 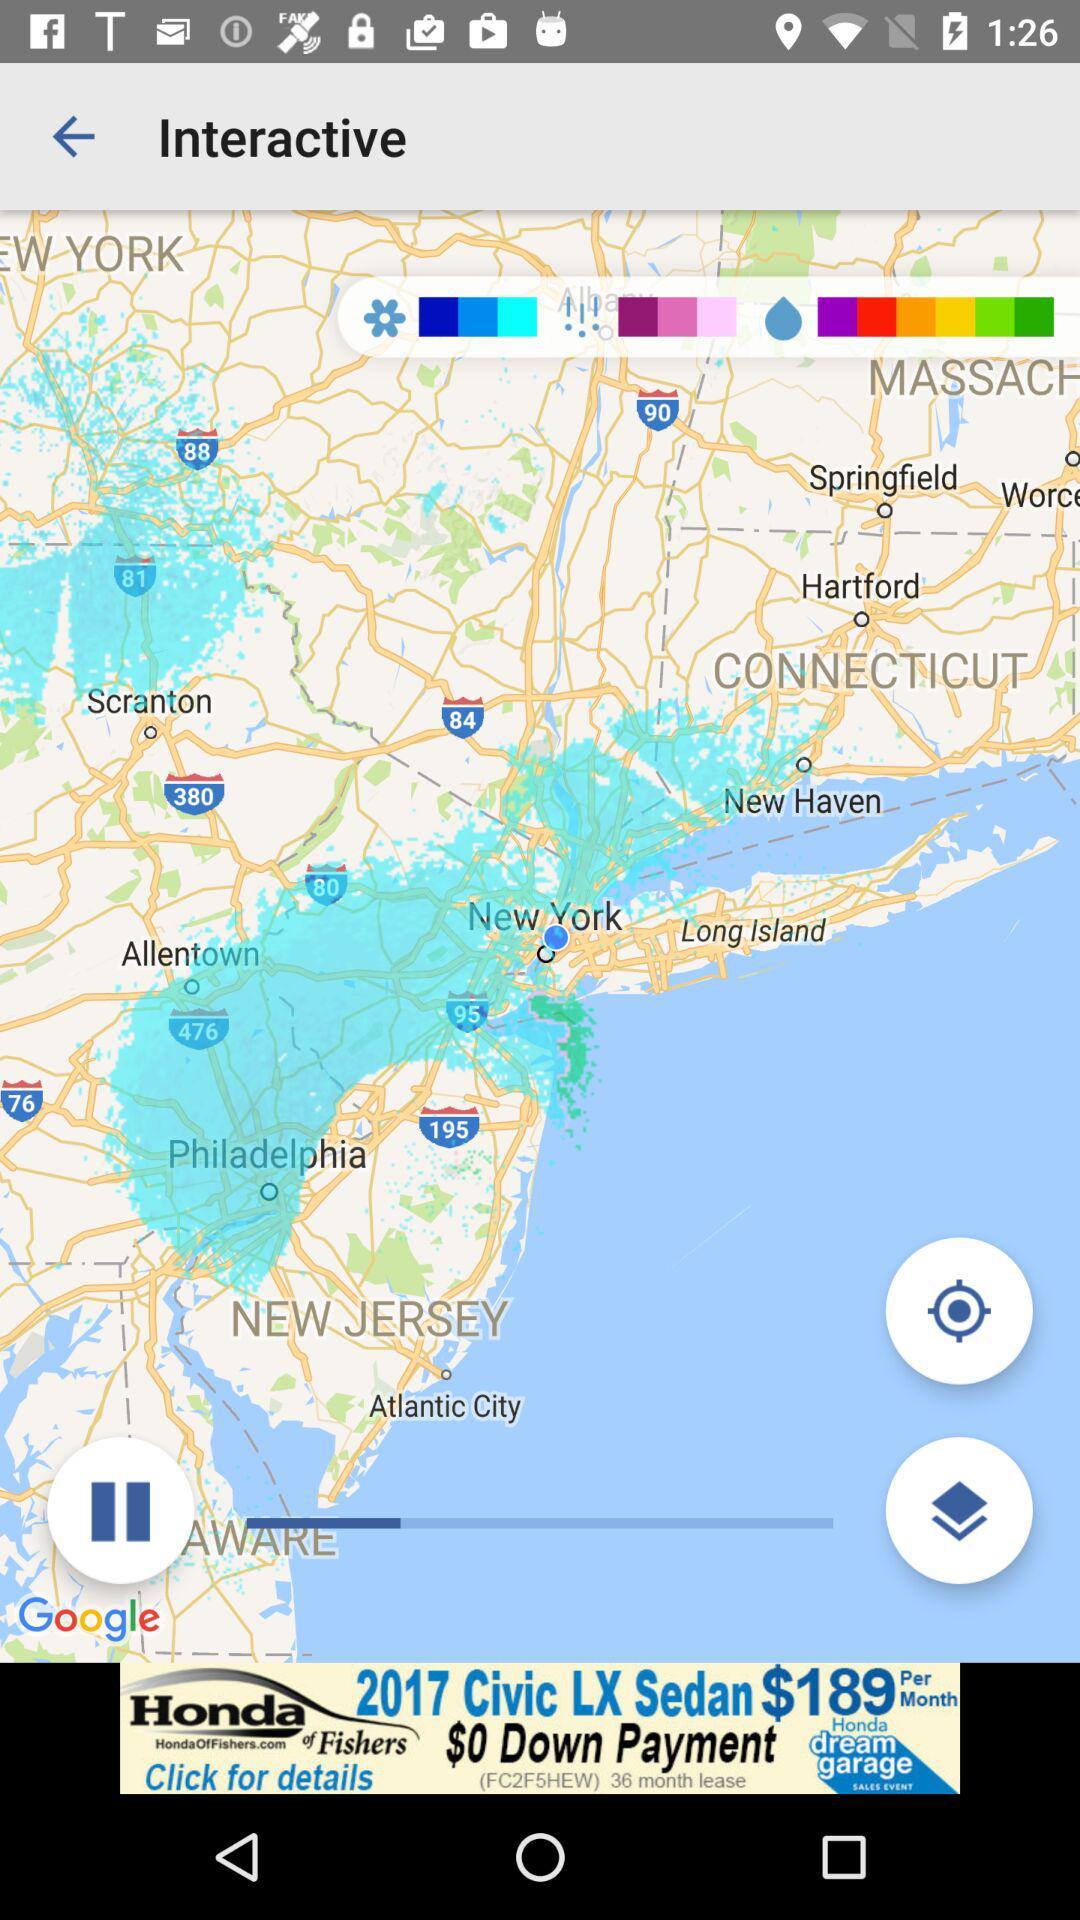 What do you see at coordinates (540, 1727) in the screenshot?
I see `advertisement` at bounding box center [540, 1727].